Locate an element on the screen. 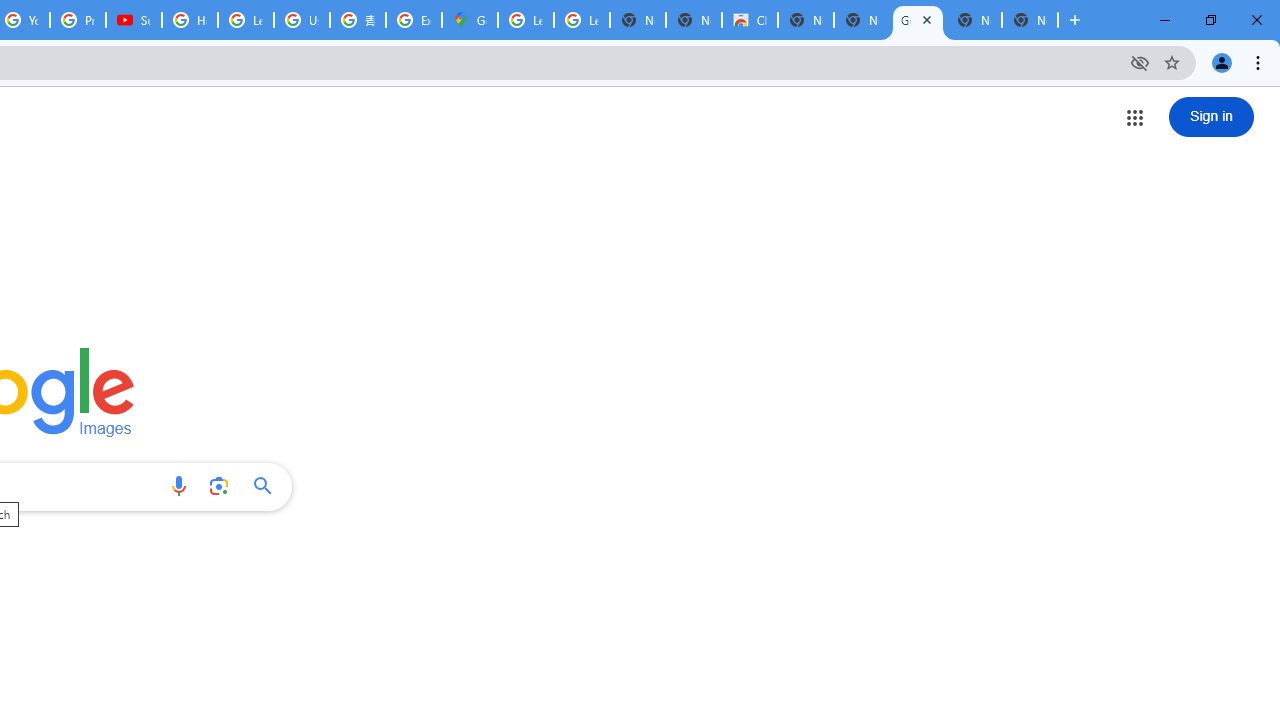 This screenshot has height=720, width=1280. 'How Chrome protects your passwords - Google Chrome Help' is located at coordinates (190, 20).